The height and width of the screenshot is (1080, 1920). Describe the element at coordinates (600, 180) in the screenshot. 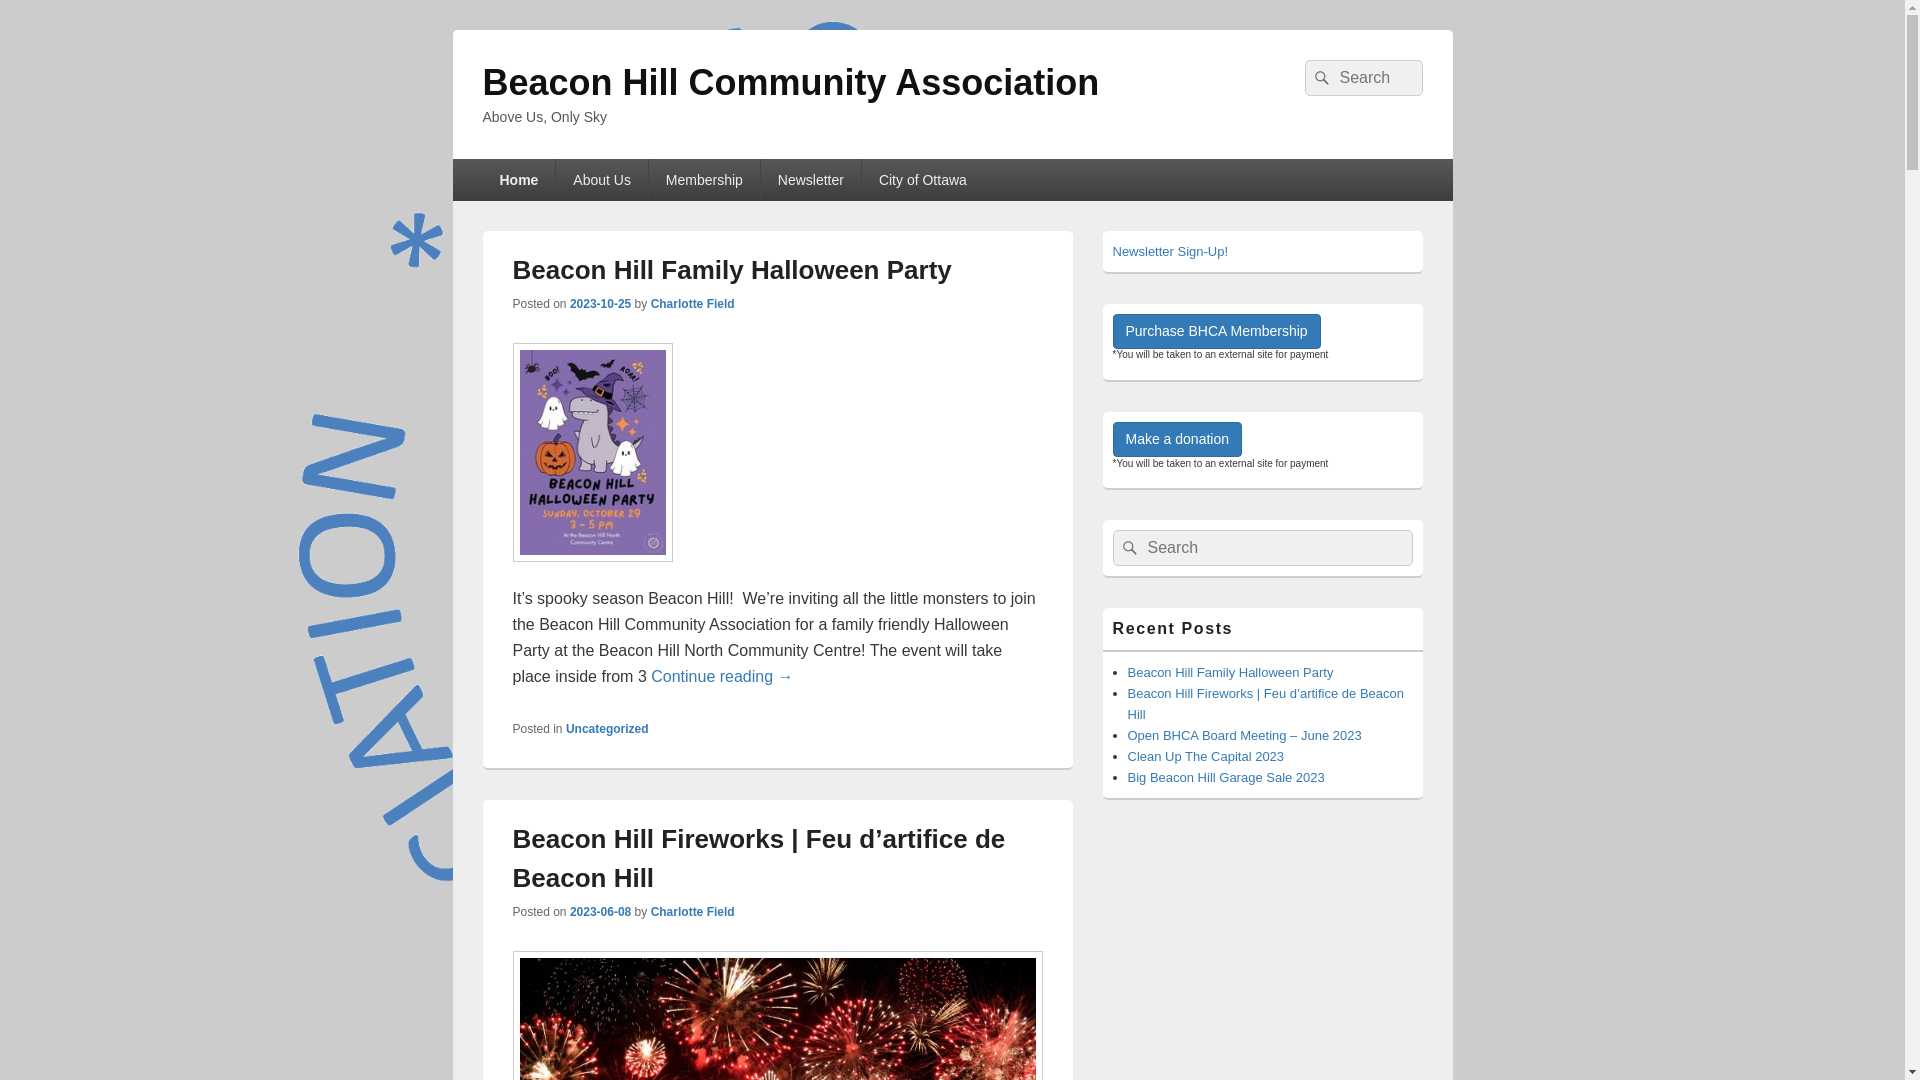

I see `'About Us'` at that location.